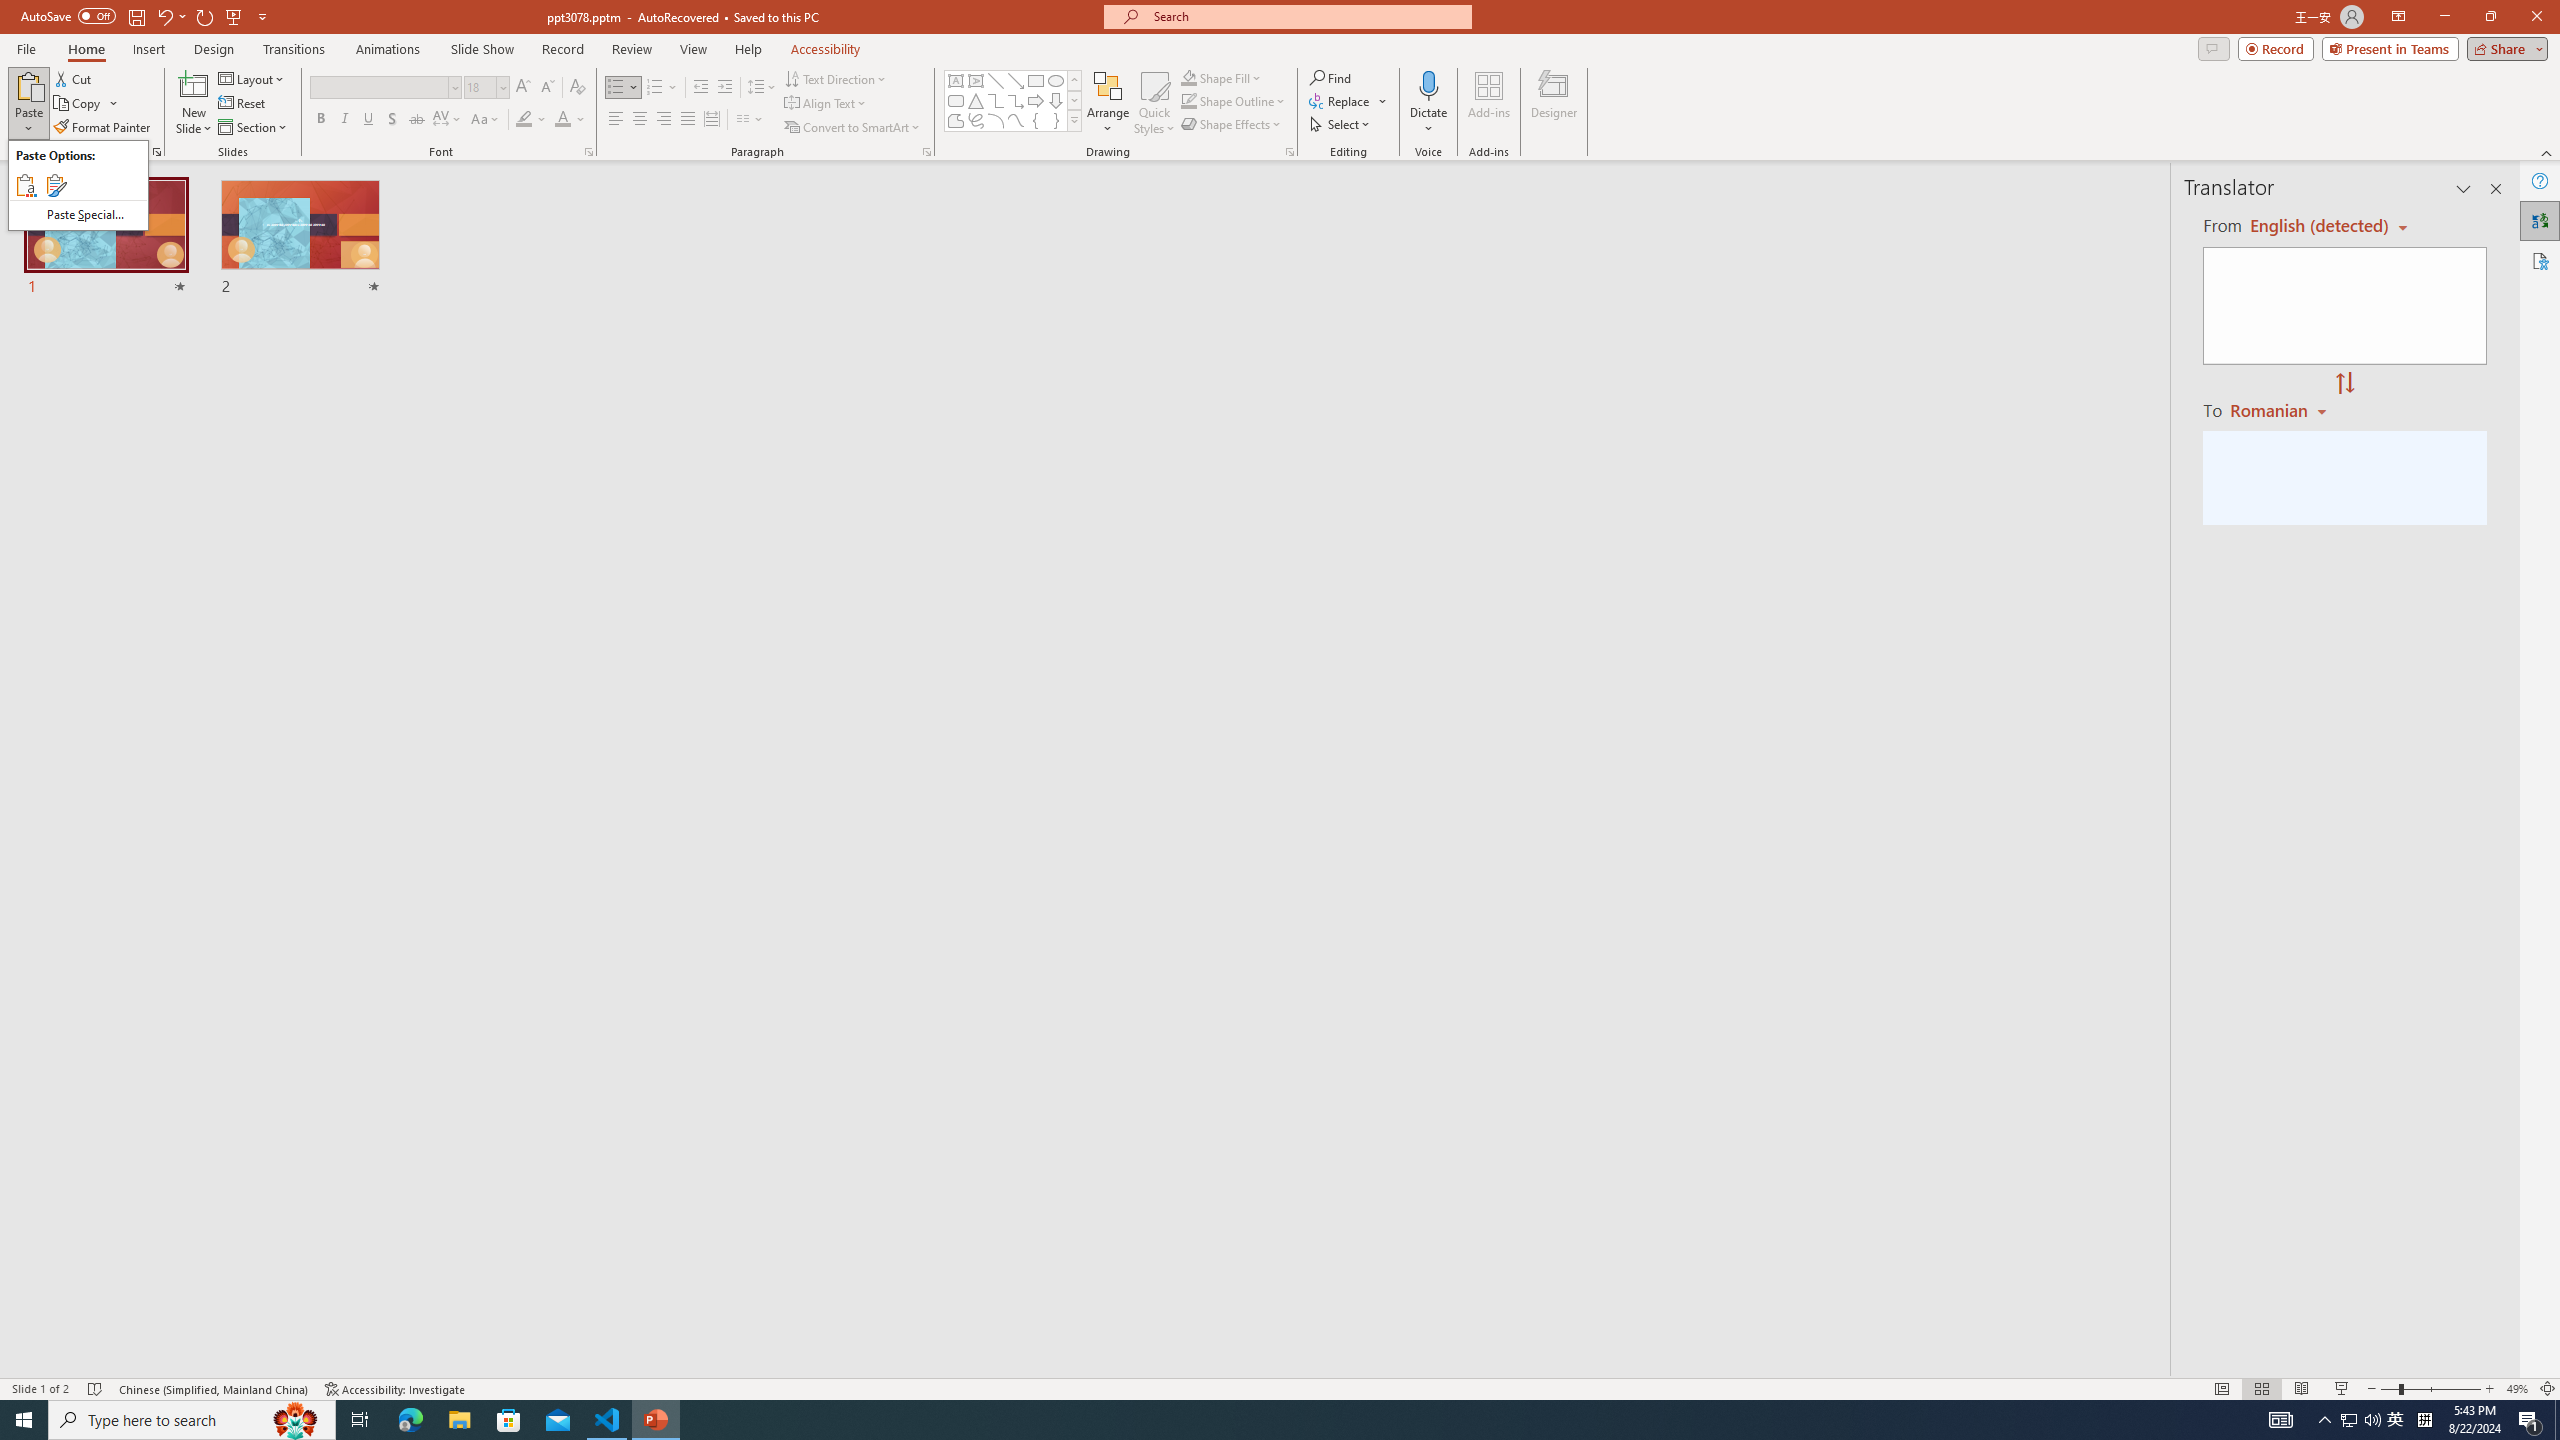 The width and height of the screenshot is (2560, 1440). What do you see at coordinates (1341, 122) in the screenshot?
I see `'Select'` at bounding box center [1341, 122].